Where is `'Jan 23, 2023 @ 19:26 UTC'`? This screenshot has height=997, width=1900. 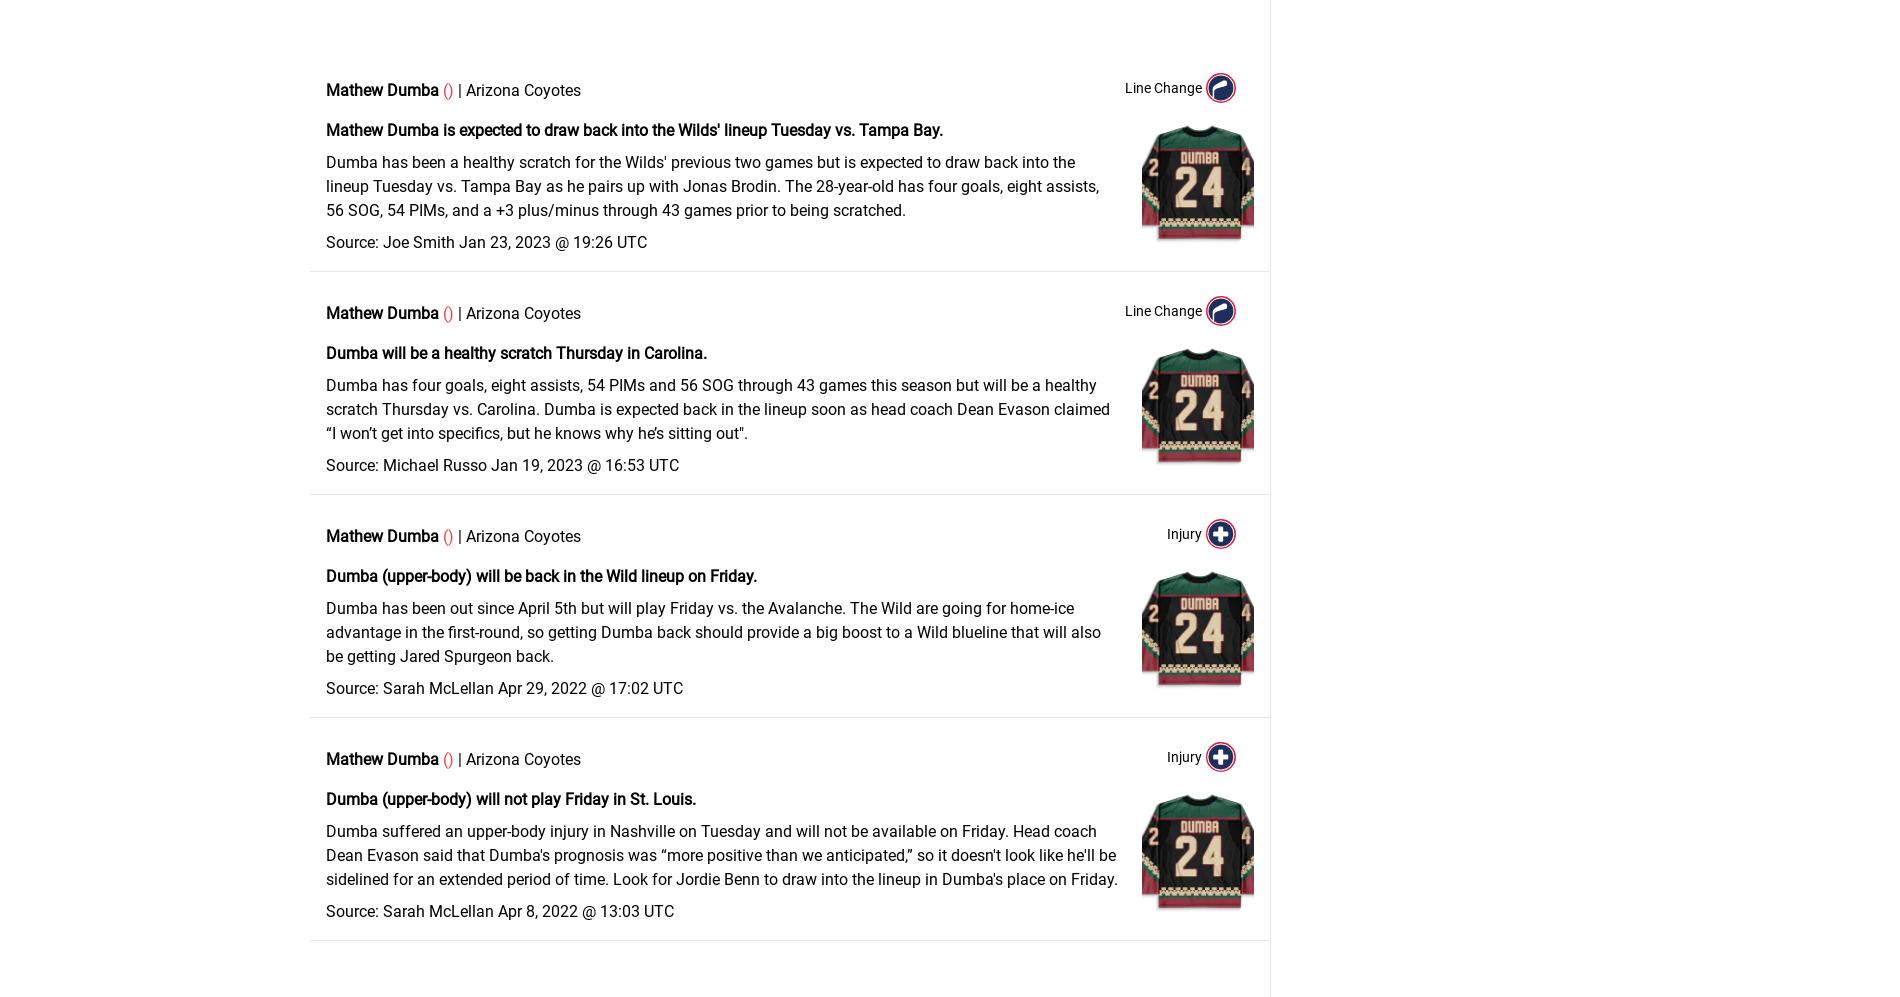
'Jan 23, 2023 @ 19:26 UTC' is located at coordinates (458, 241).